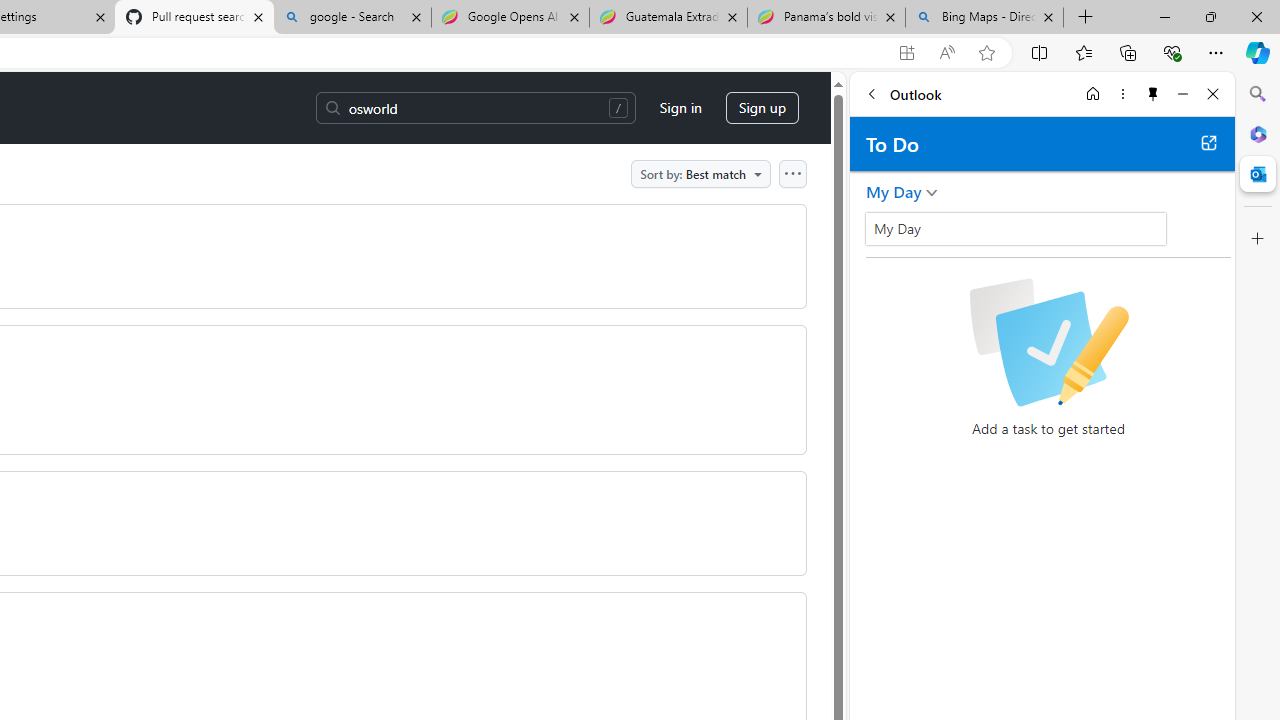 Image resolution: width=1280 pixels, height=720 pixels. What do you see at coordinates (1122, 93) in the screenshot?
I see `'More options'` at bounding box center [1122, 93].